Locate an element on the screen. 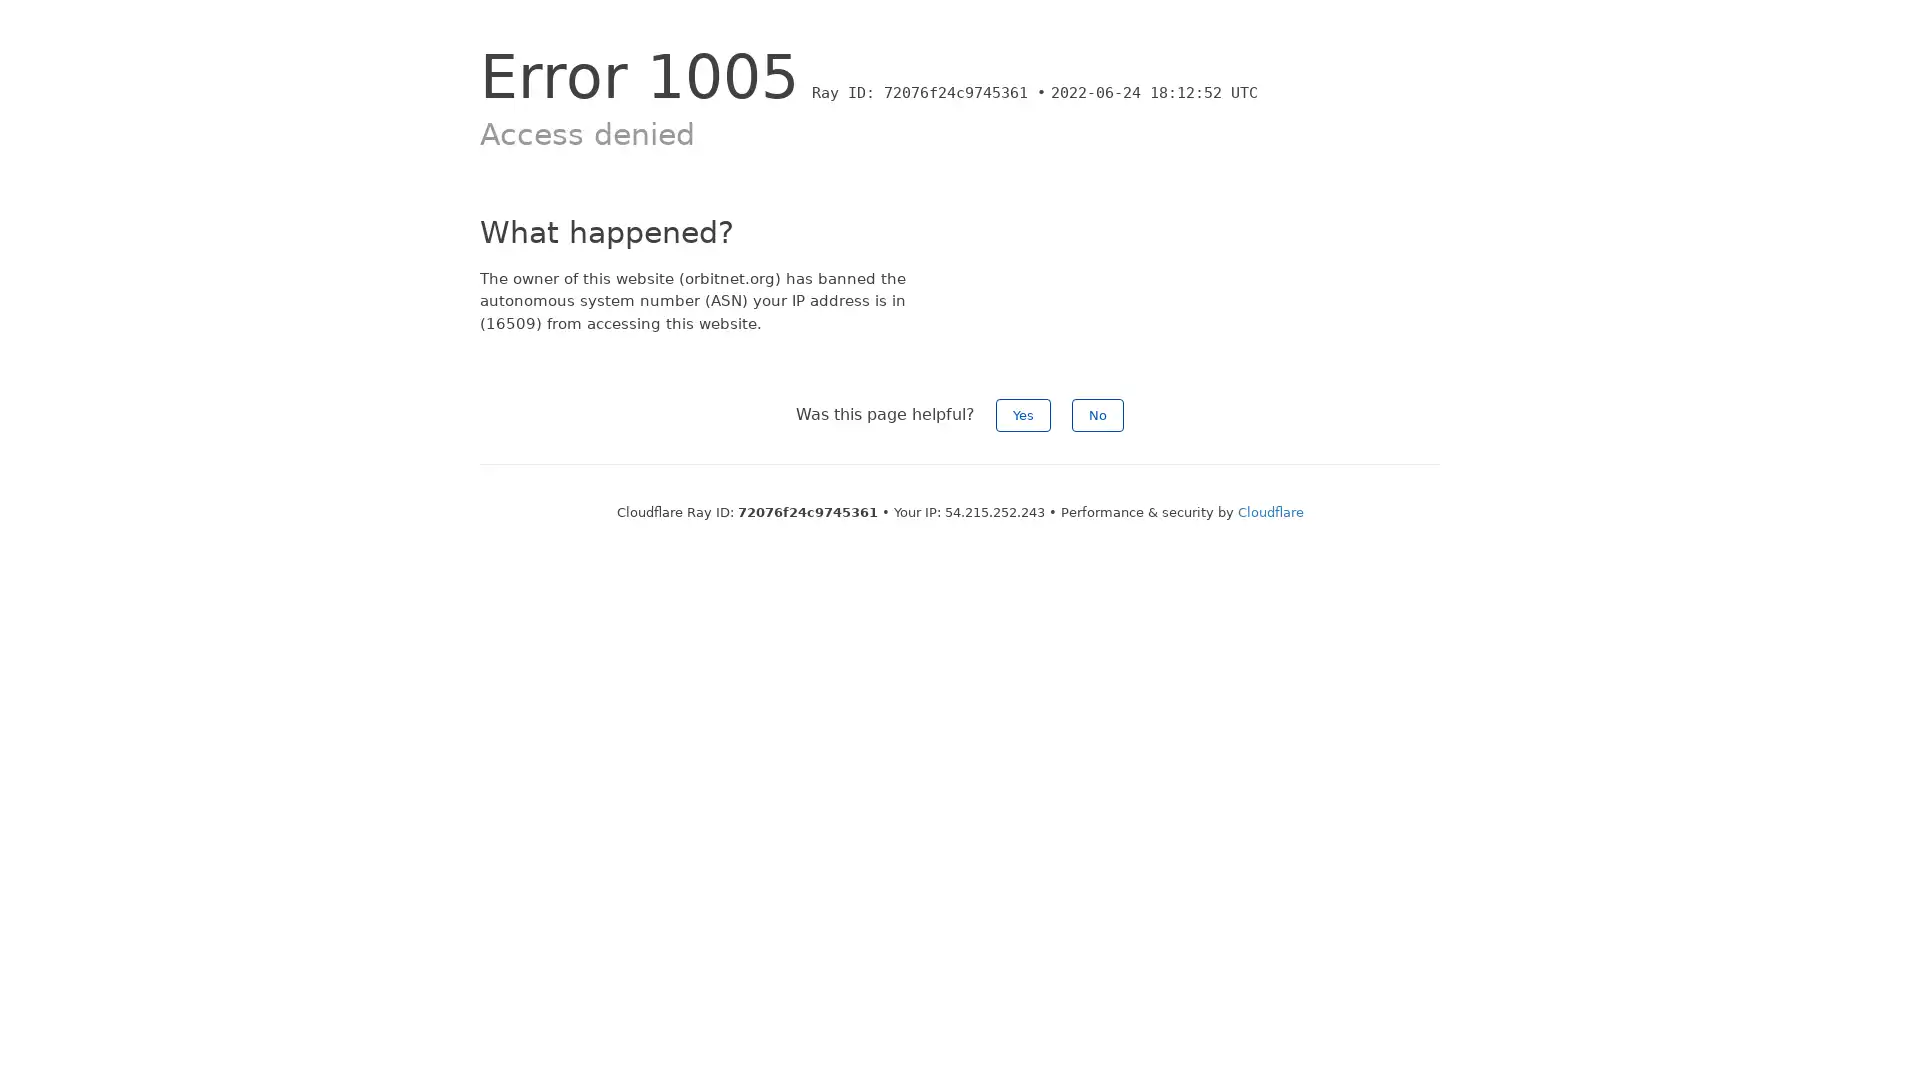 This screenshot has width=1920, height=1080. Yes is located at coordinates (1023, 414).